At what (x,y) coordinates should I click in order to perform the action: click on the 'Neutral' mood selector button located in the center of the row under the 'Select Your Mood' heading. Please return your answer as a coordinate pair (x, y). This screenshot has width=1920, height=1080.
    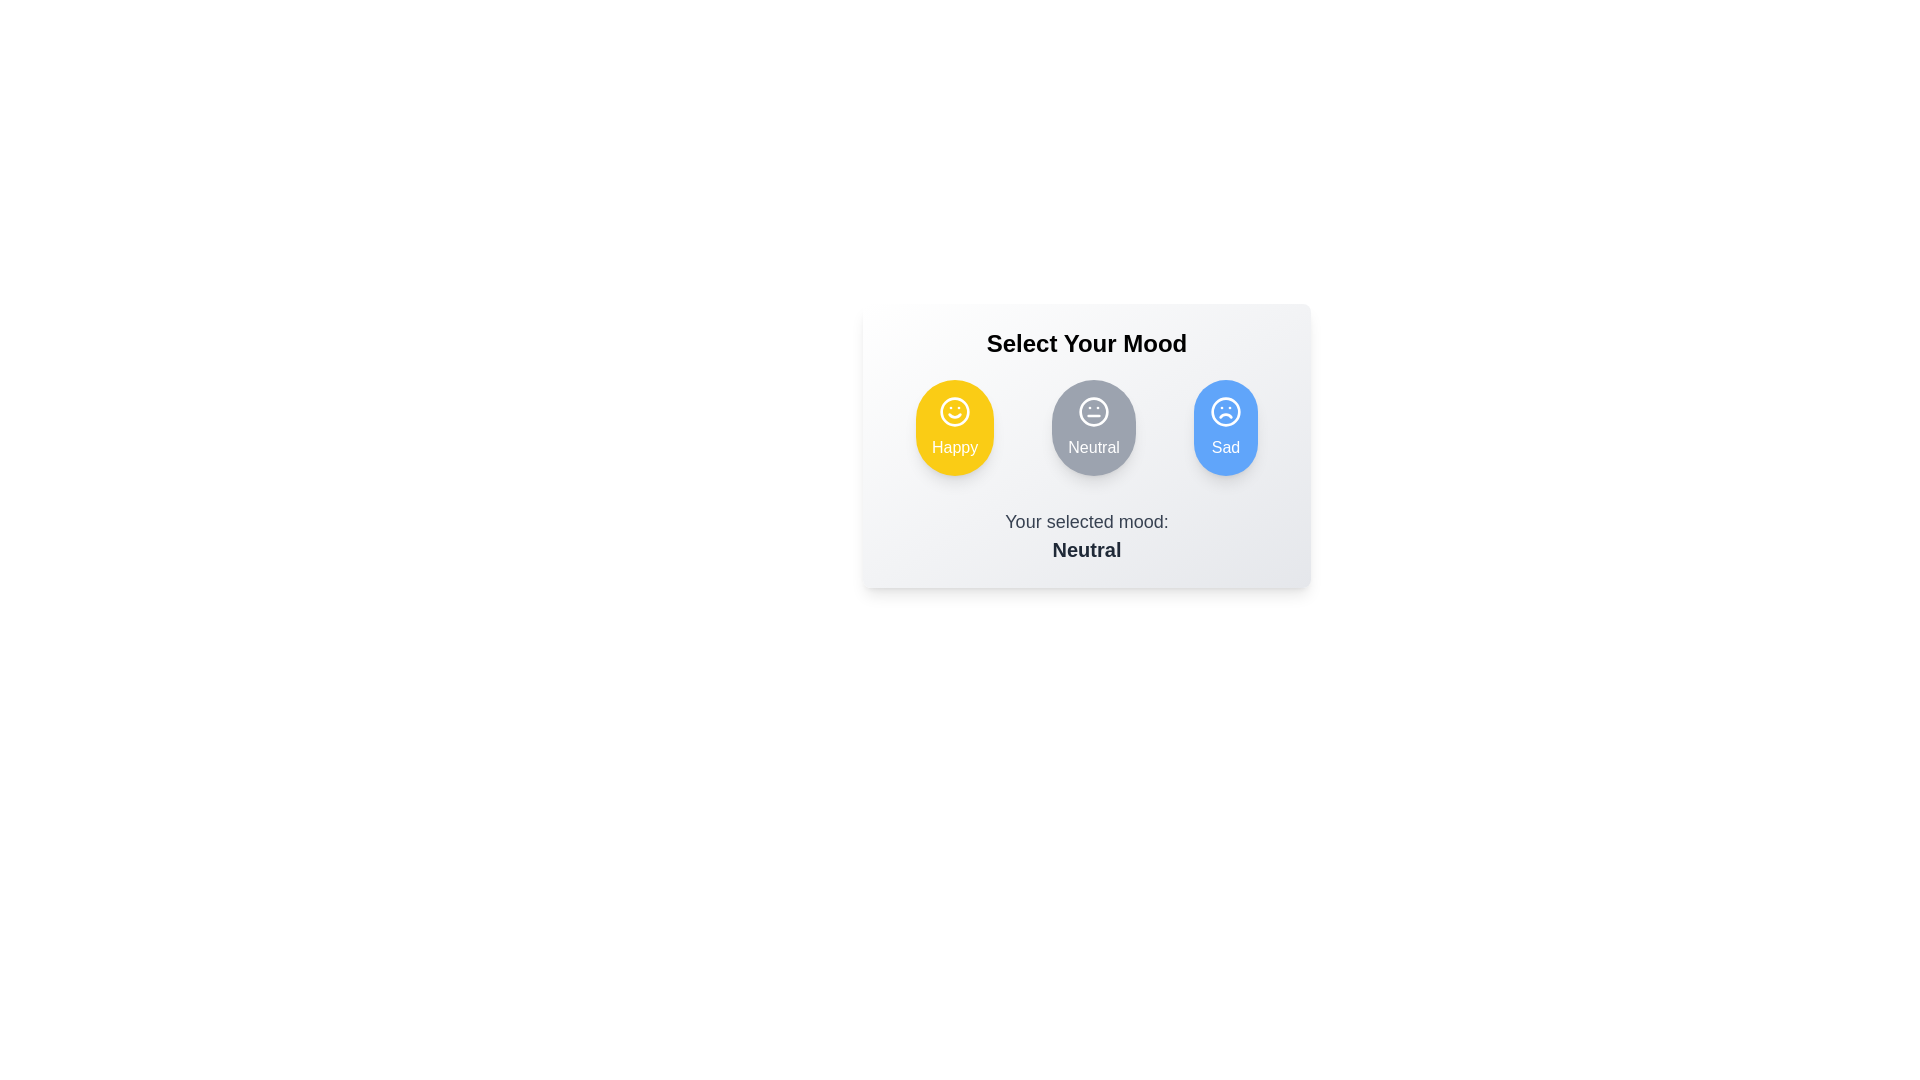
    Looking at the image, I should click on (1085, 427).